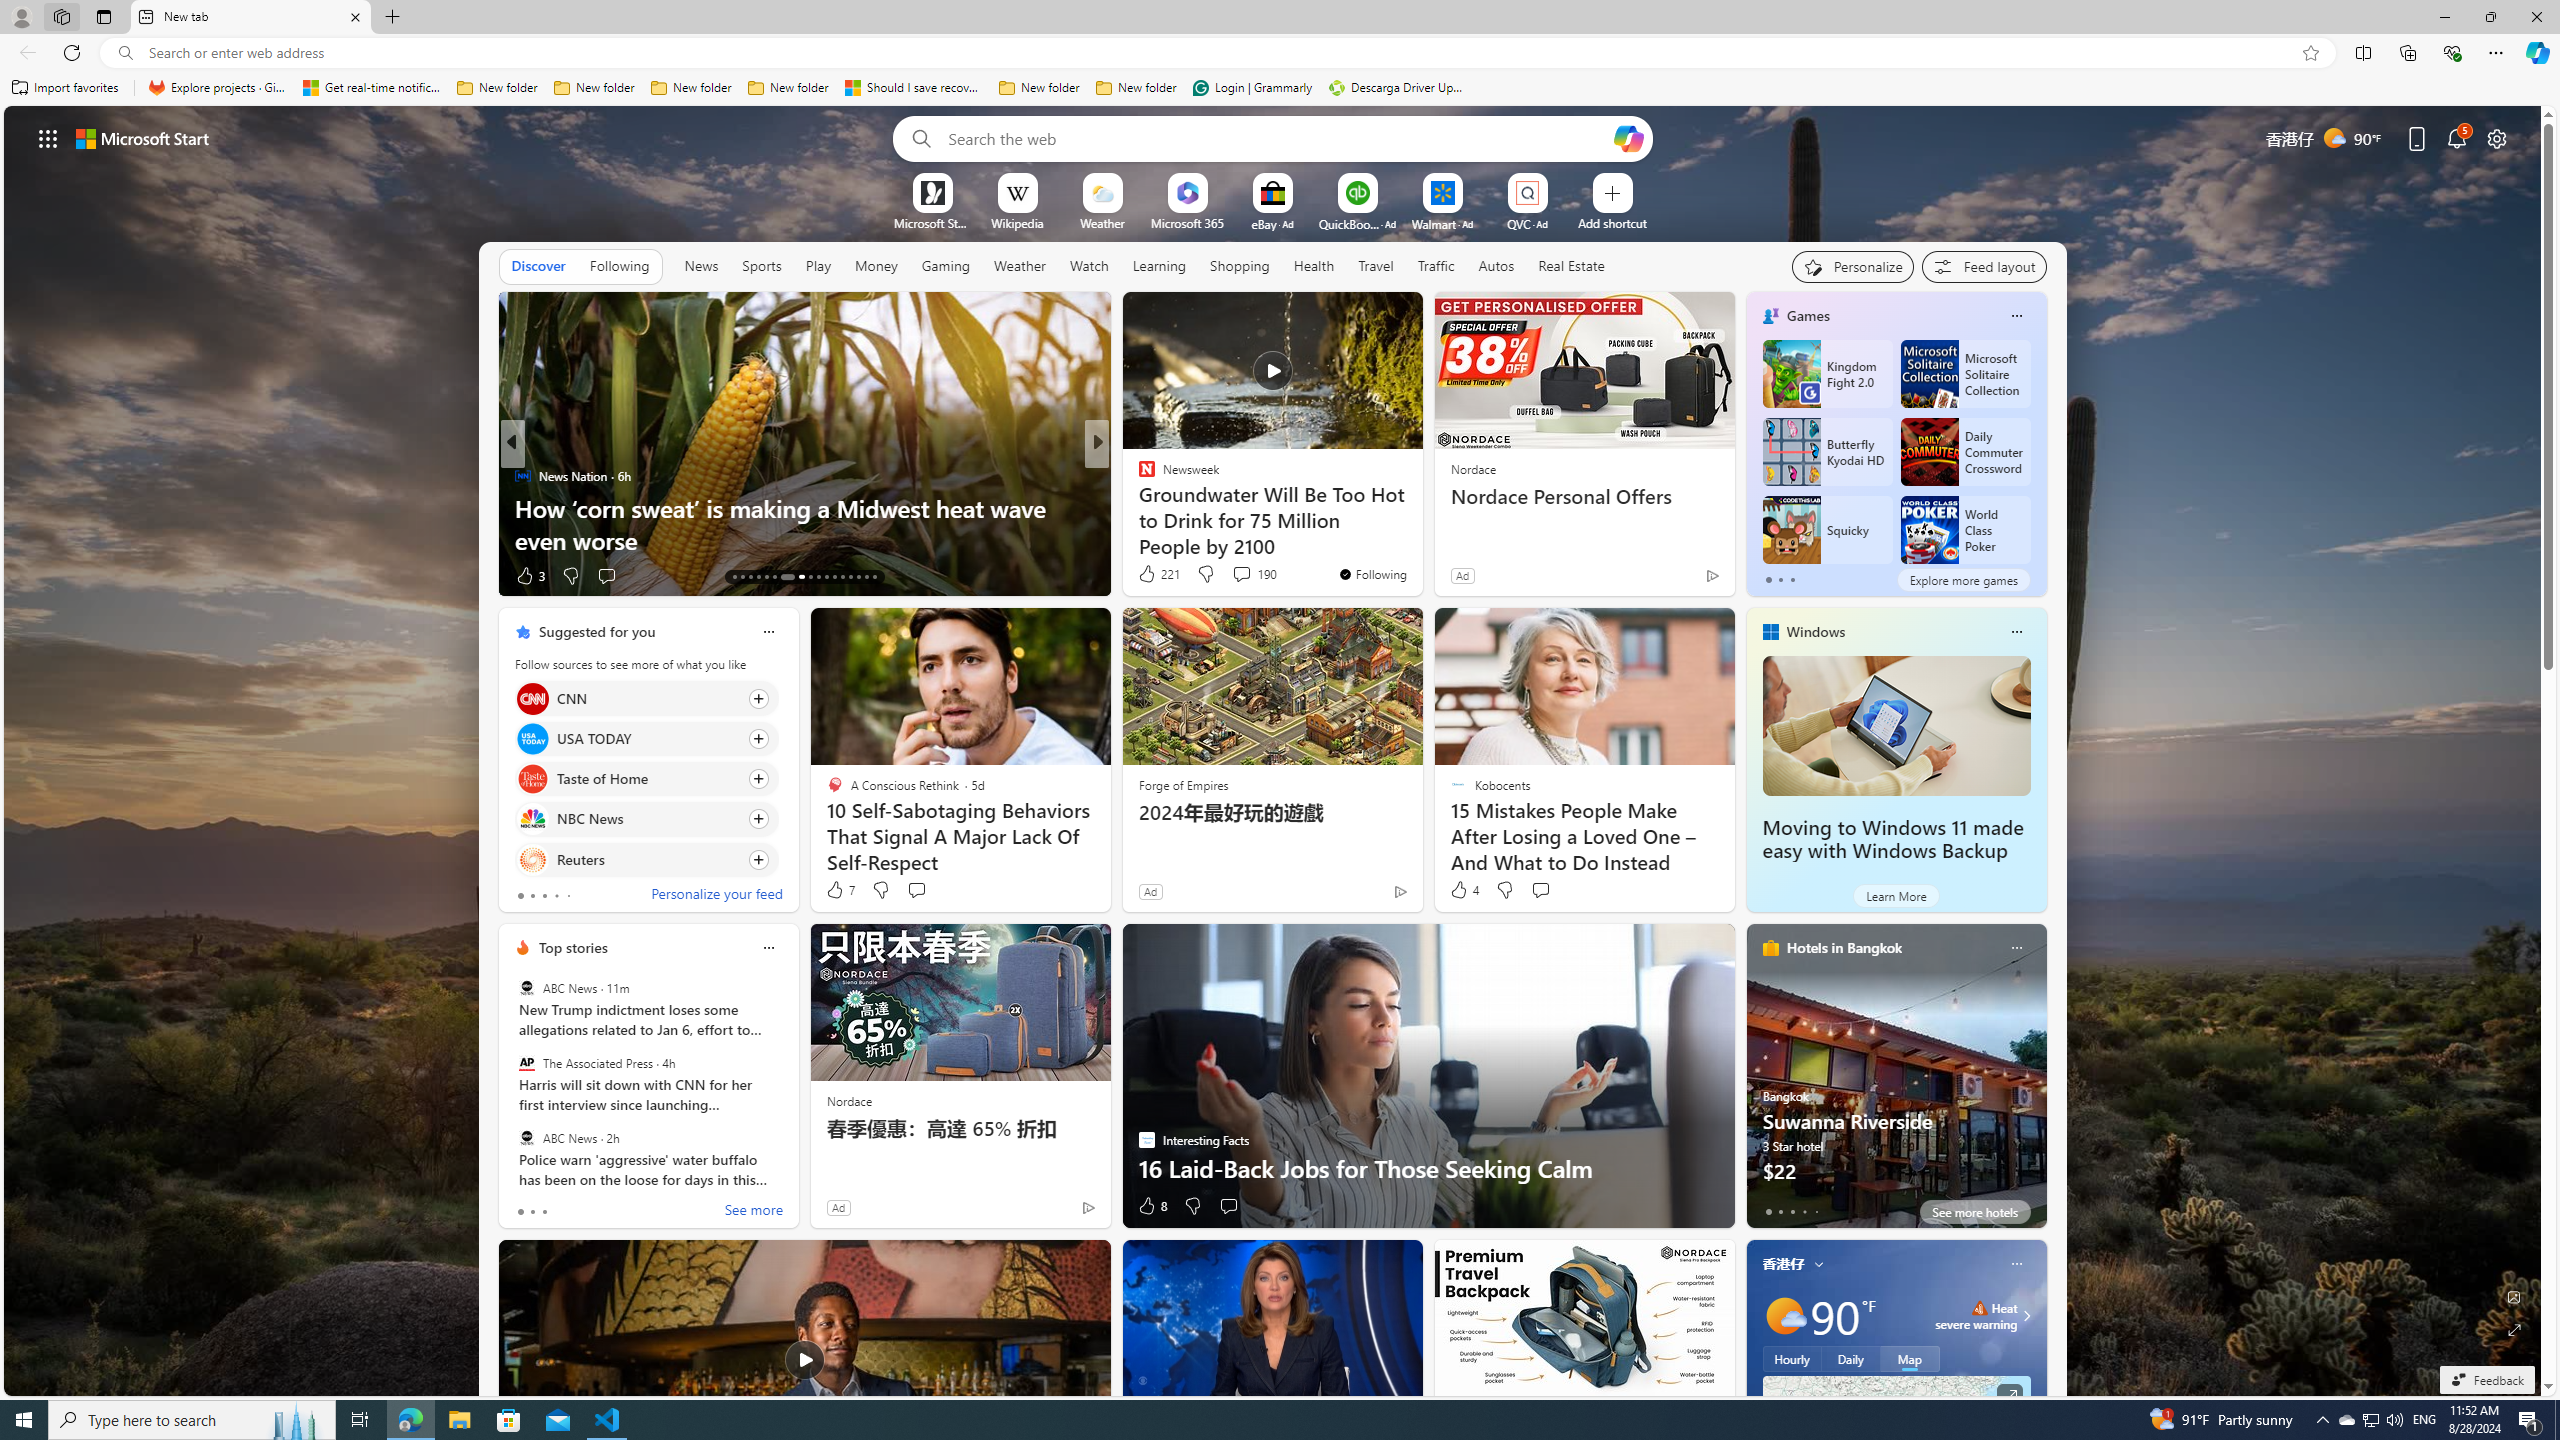  What do you see at coordinates (1235, 574) in the screenshot?
I see `'View comments 174 Comment'` at bounding box center [1235, 574].